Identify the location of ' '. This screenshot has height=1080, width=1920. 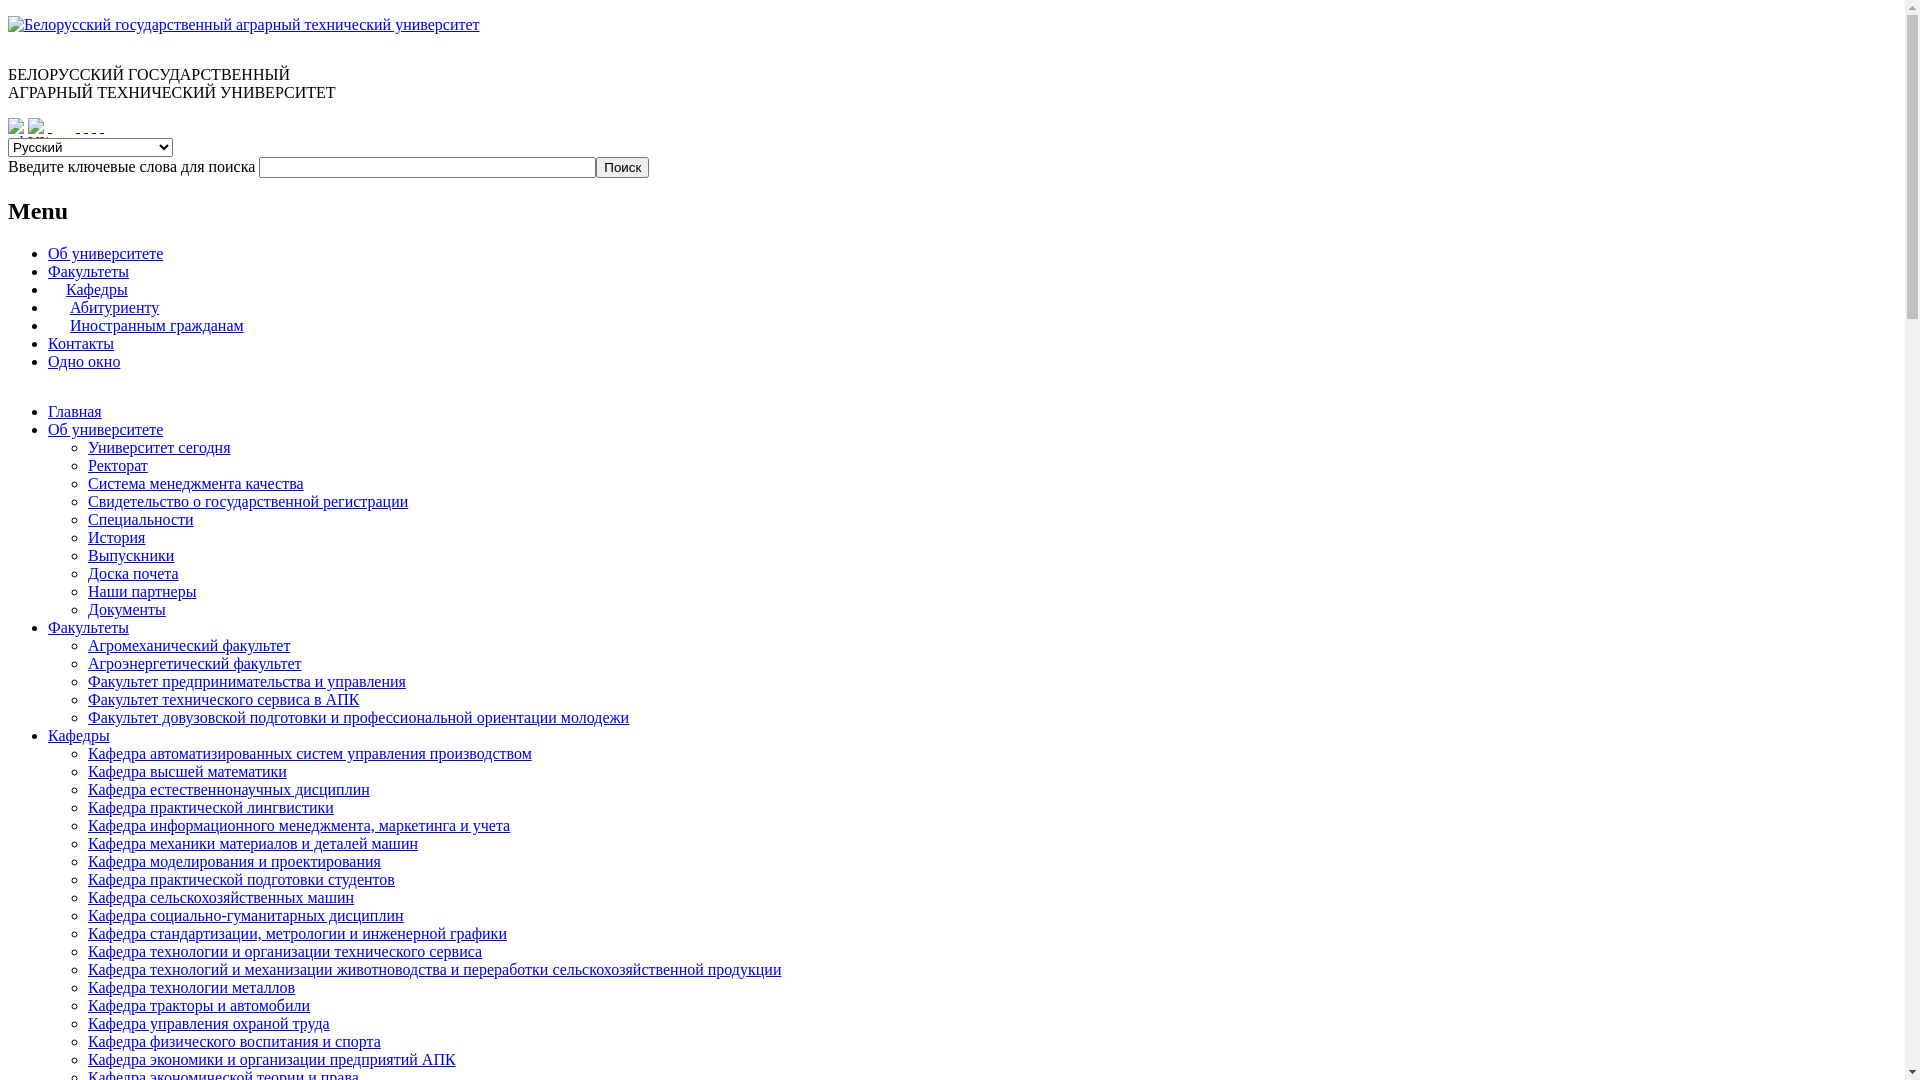
(85, 126).